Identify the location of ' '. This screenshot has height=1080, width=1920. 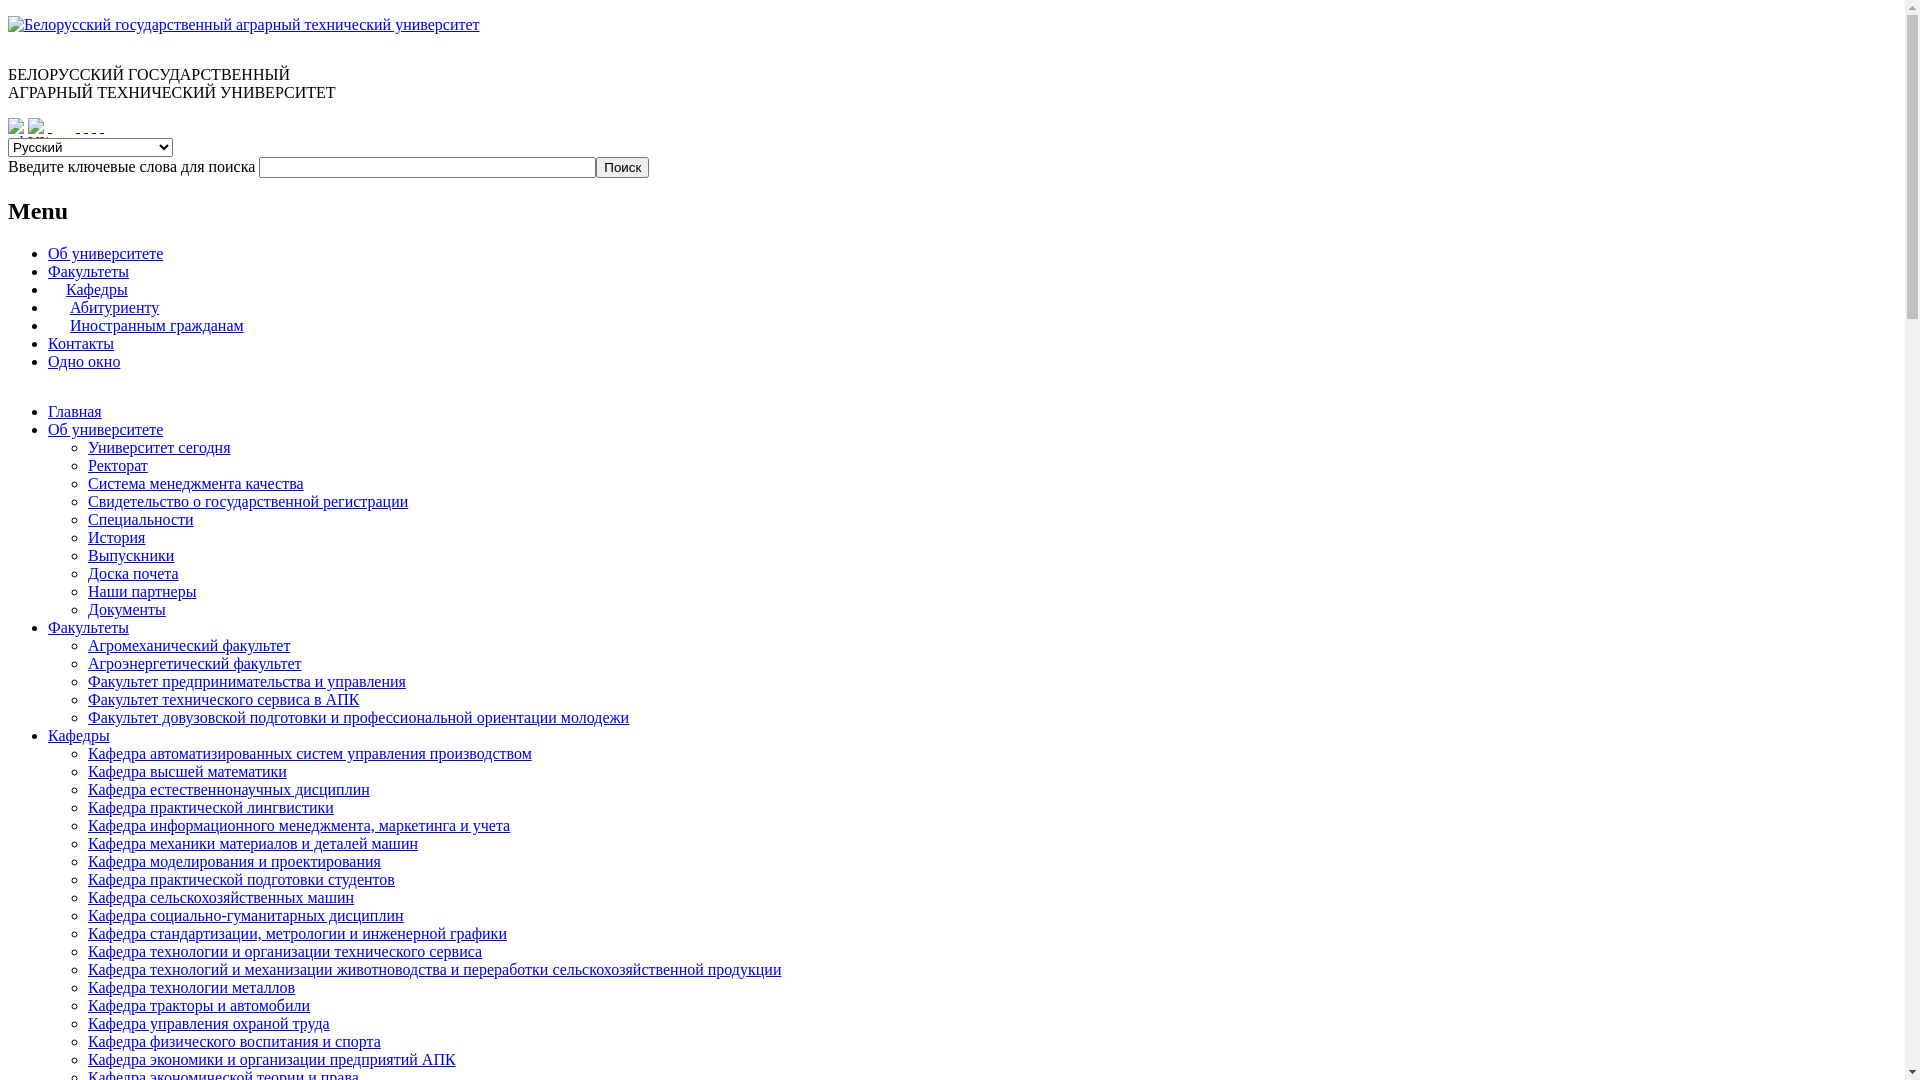
(85, 126).